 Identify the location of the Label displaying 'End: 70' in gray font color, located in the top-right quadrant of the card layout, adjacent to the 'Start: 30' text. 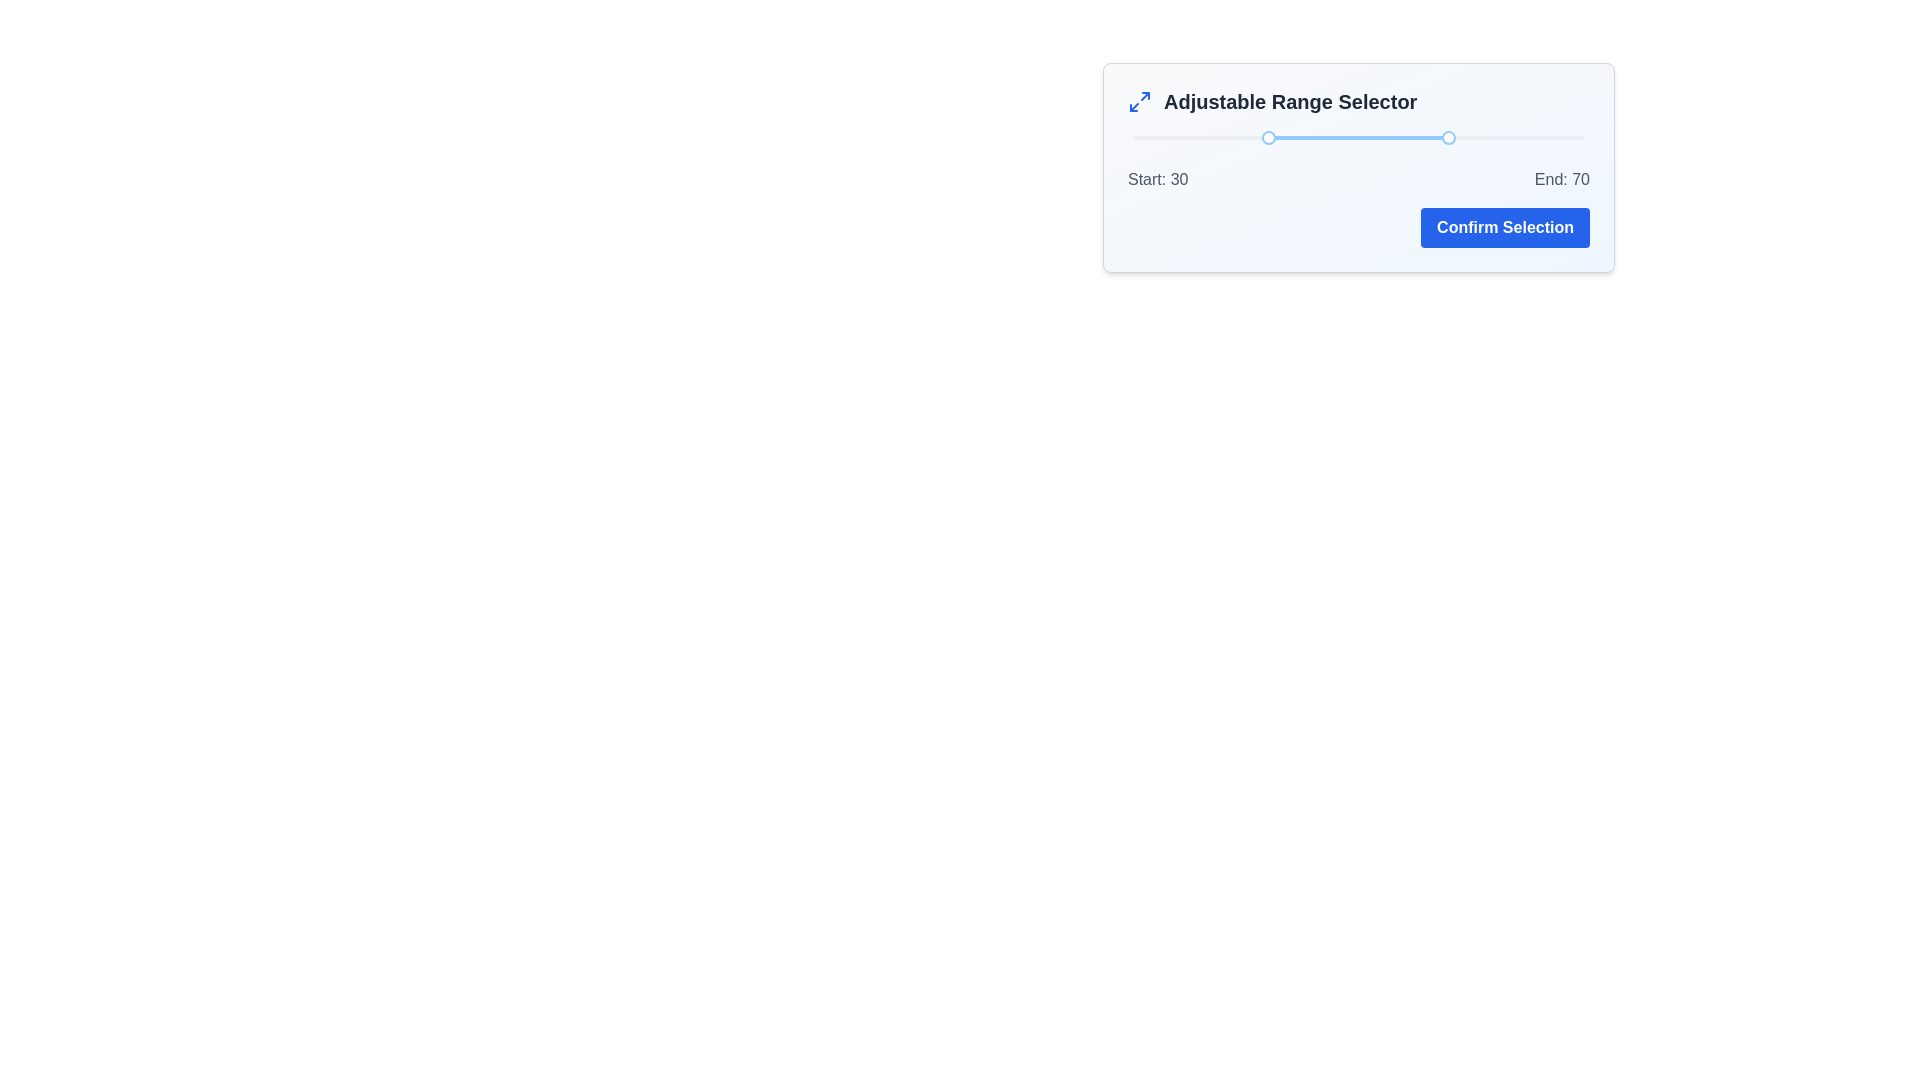
(1561, 180).